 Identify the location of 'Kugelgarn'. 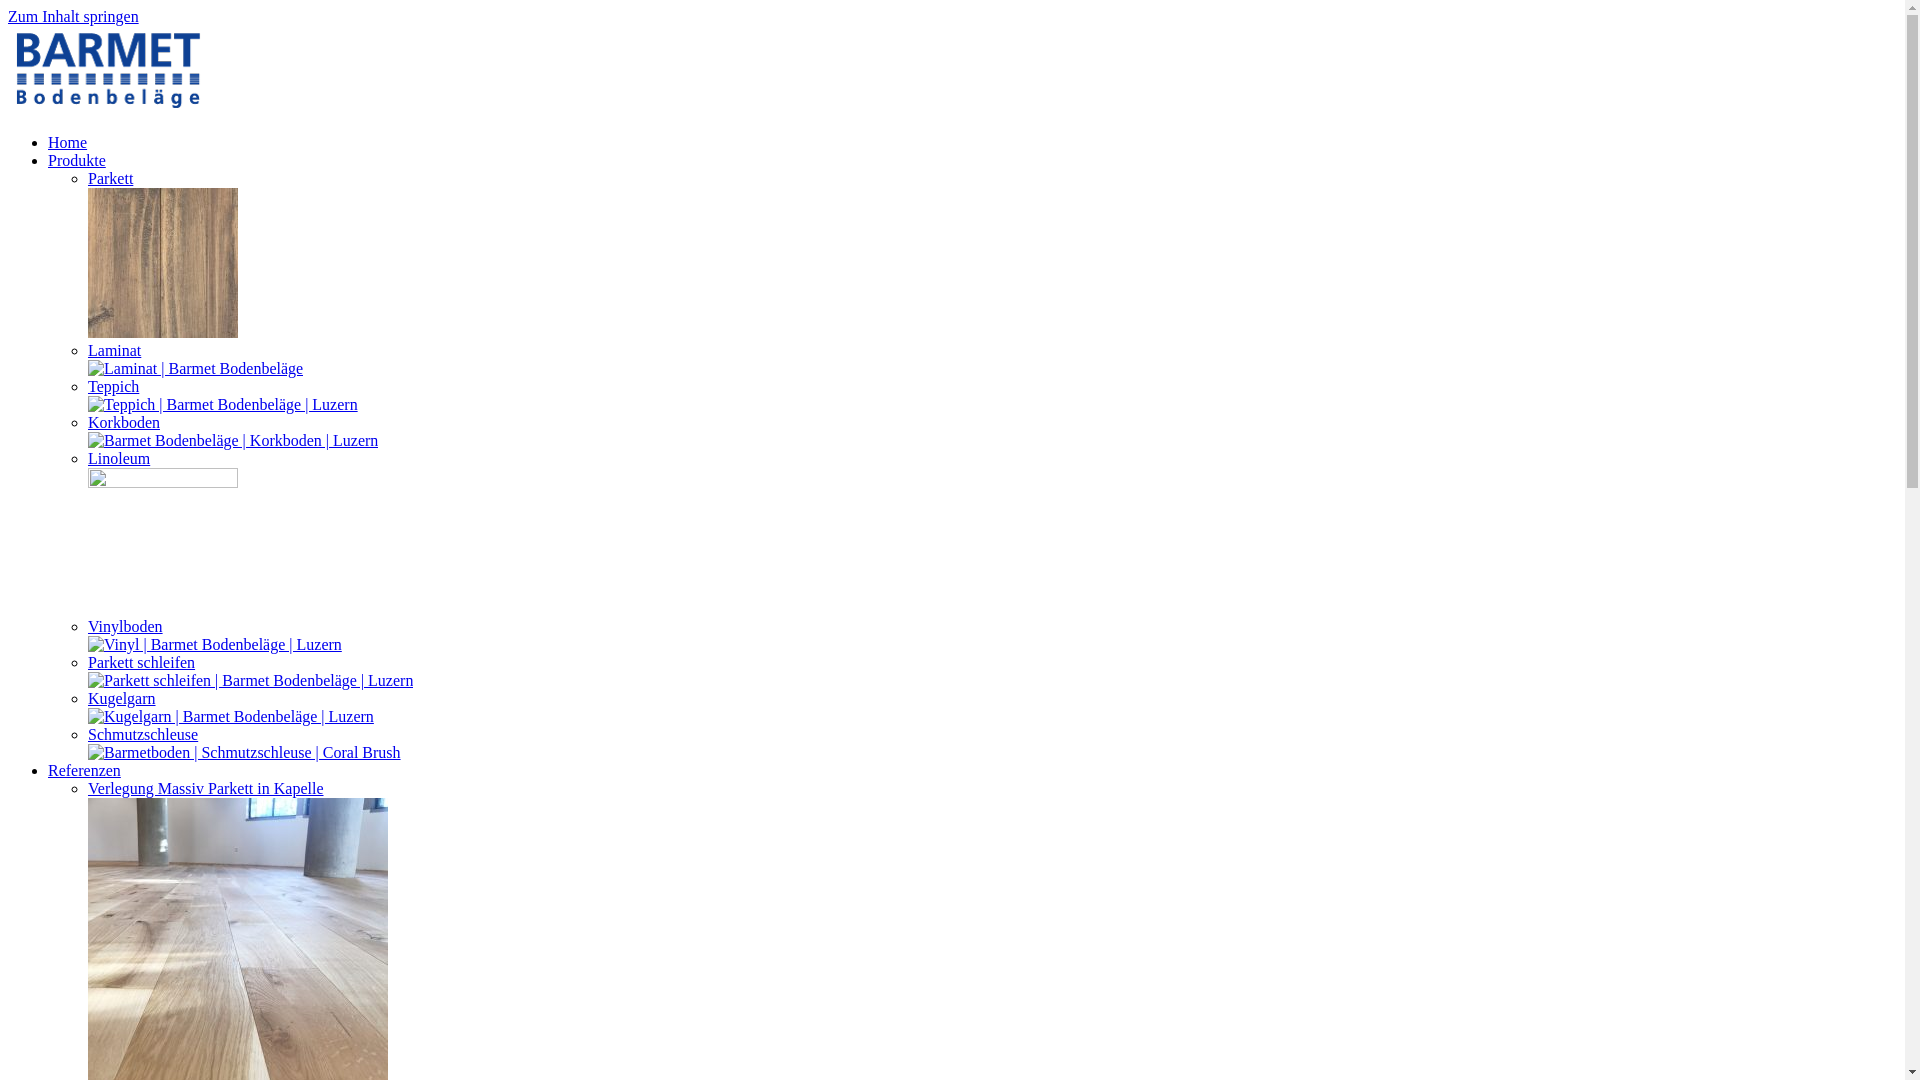
(120, 697).